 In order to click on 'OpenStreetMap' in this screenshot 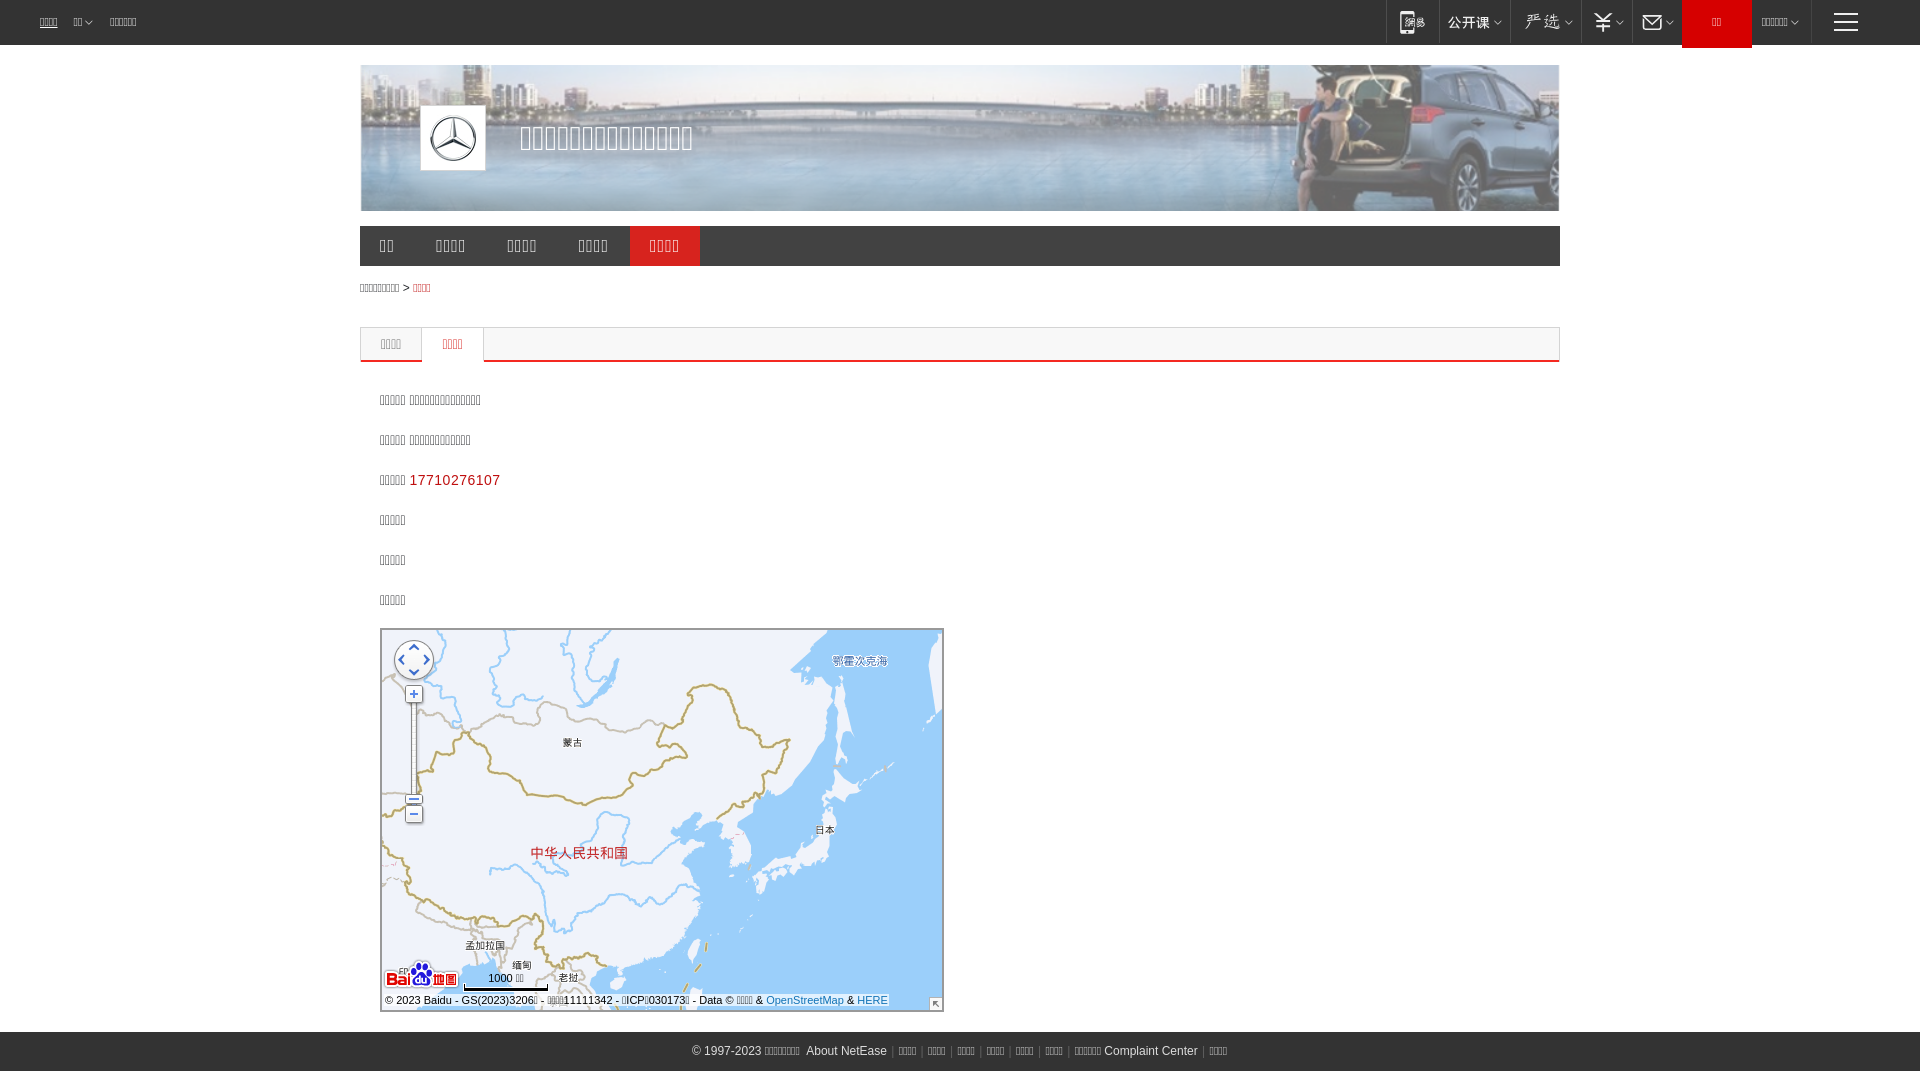, I will do `click(805, 999)`.